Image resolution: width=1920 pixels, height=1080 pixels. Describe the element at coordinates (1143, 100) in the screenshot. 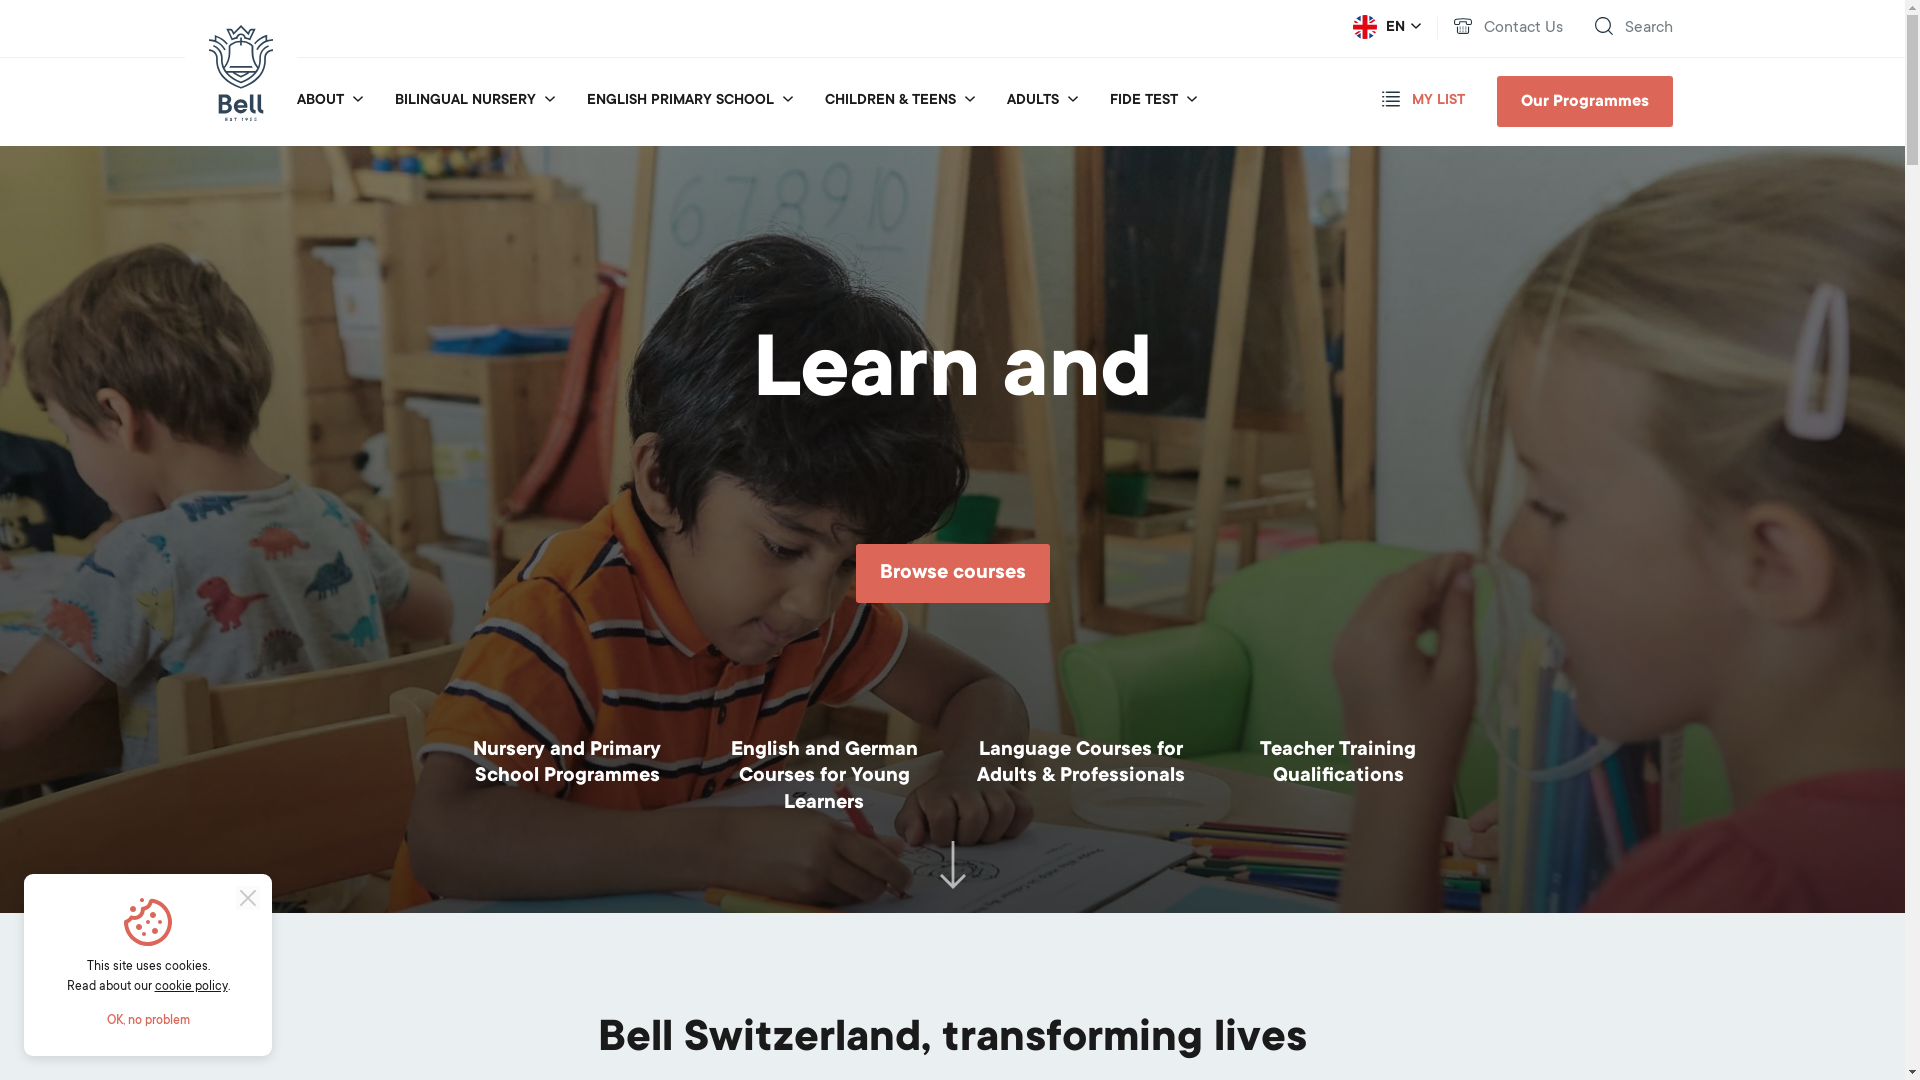

I see `'FIDE TEST'` at that location.